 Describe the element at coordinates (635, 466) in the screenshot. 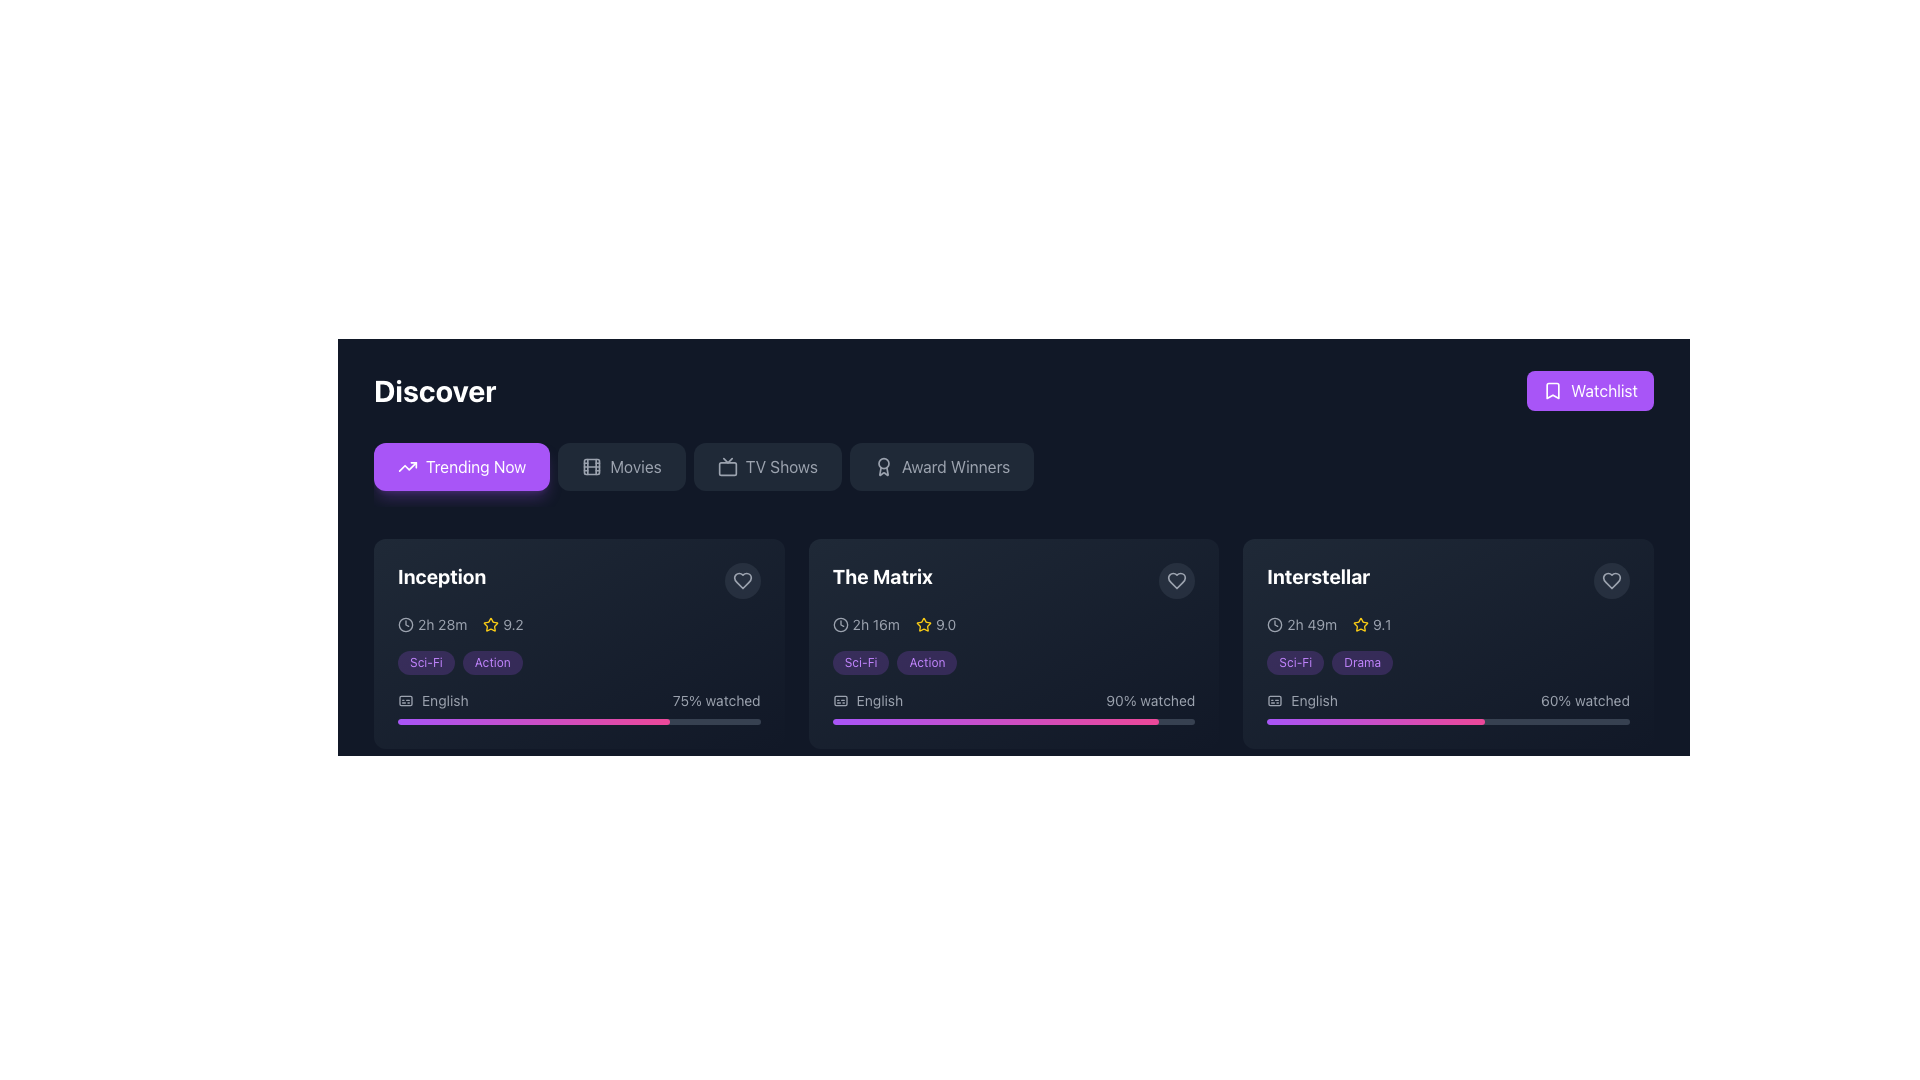

I see `the text label located to the right of the film reels icon in the navigation bar` at that location.